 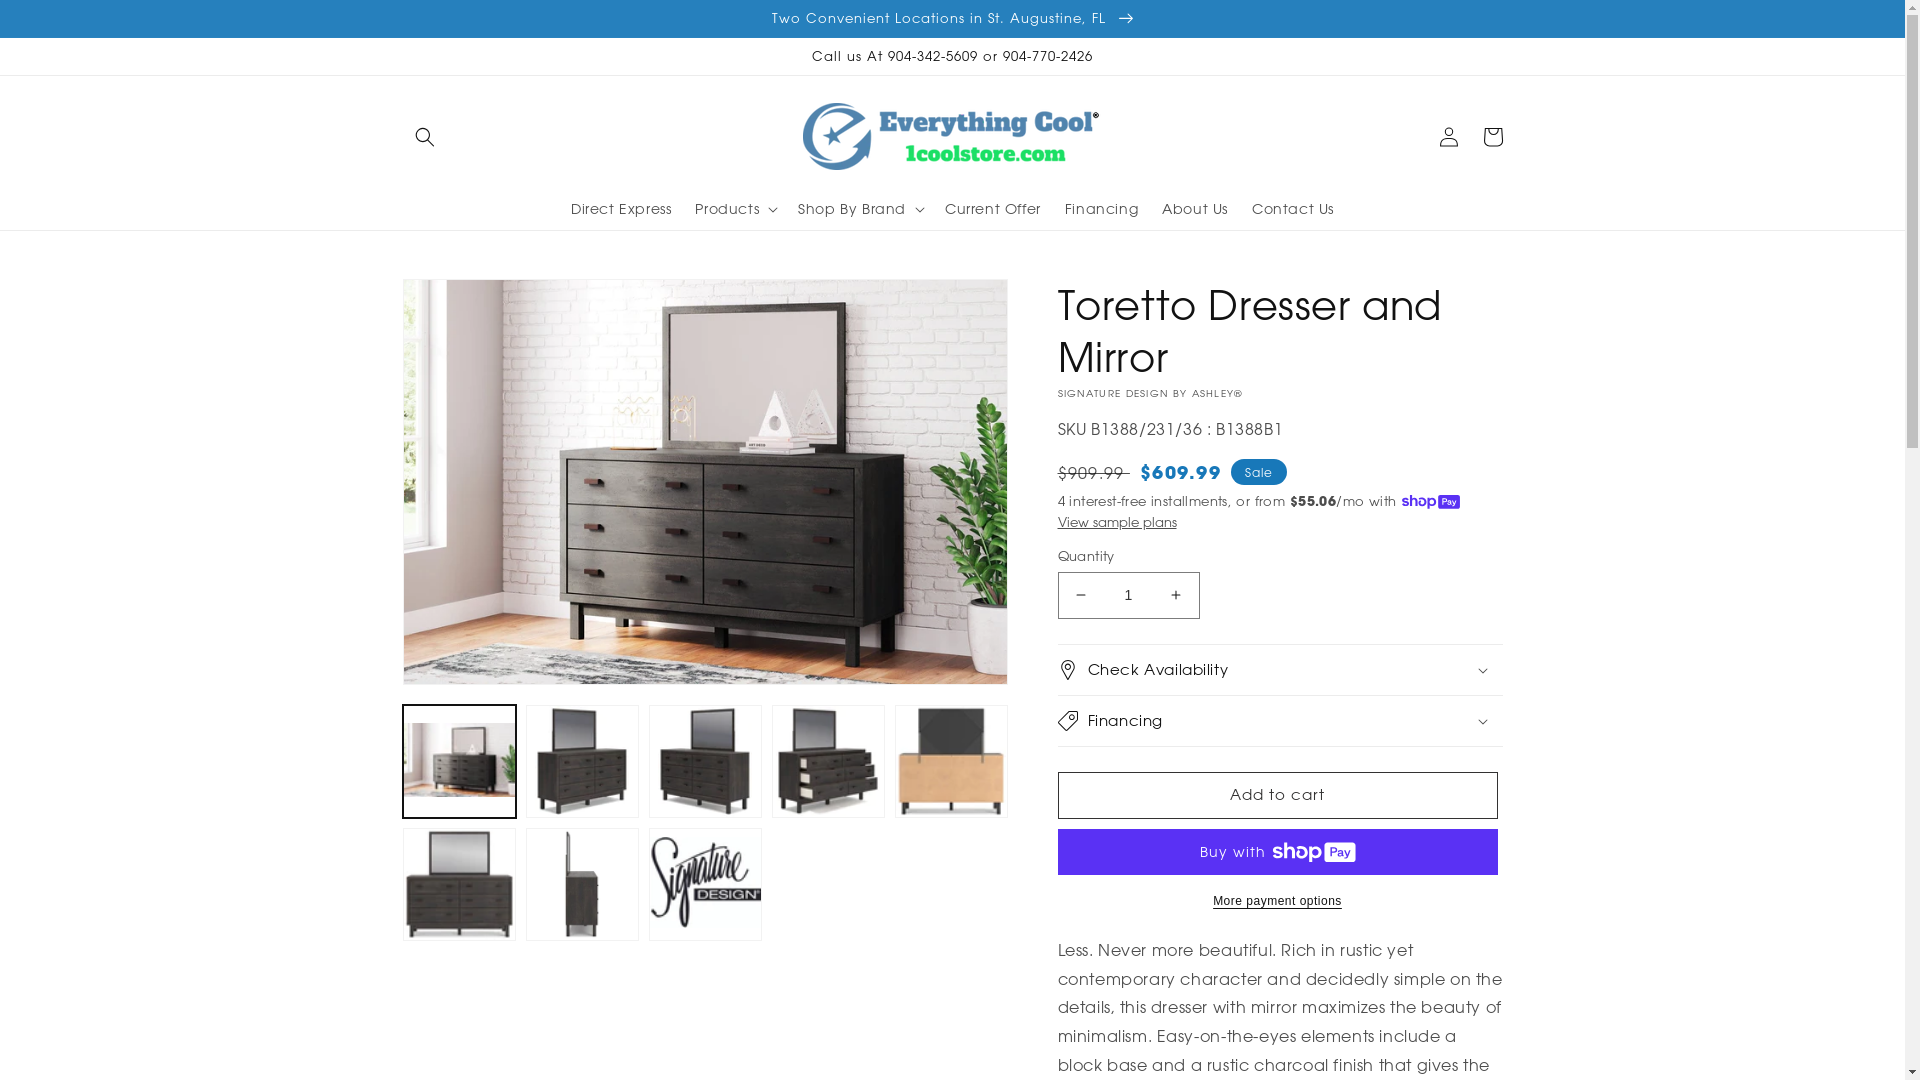 I want to click on 'Increase quantity for Toretto Dresser and Mirror', so click(x=1176, y=594).